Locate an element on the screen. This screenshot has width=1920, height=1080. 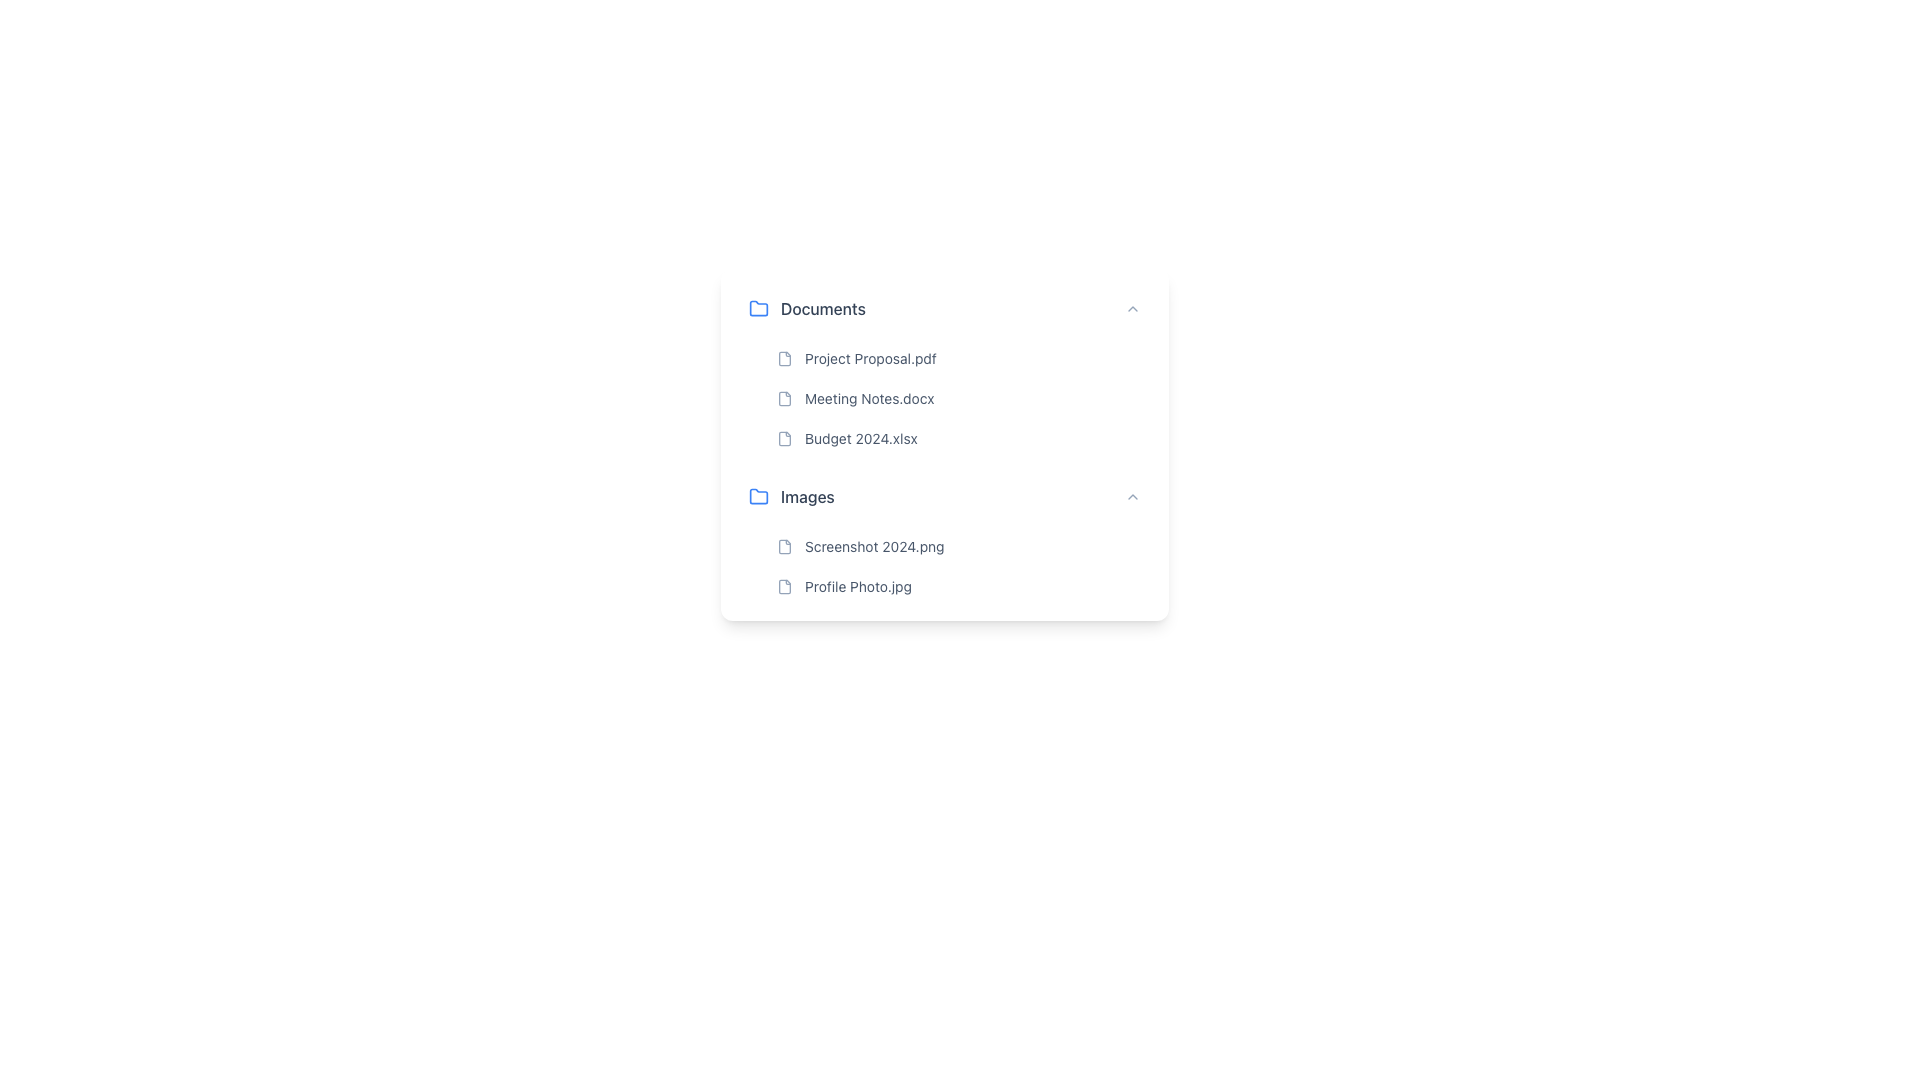
the fourth list item with folder functionality labeled 'Images' is located at coordinates (944, 496).